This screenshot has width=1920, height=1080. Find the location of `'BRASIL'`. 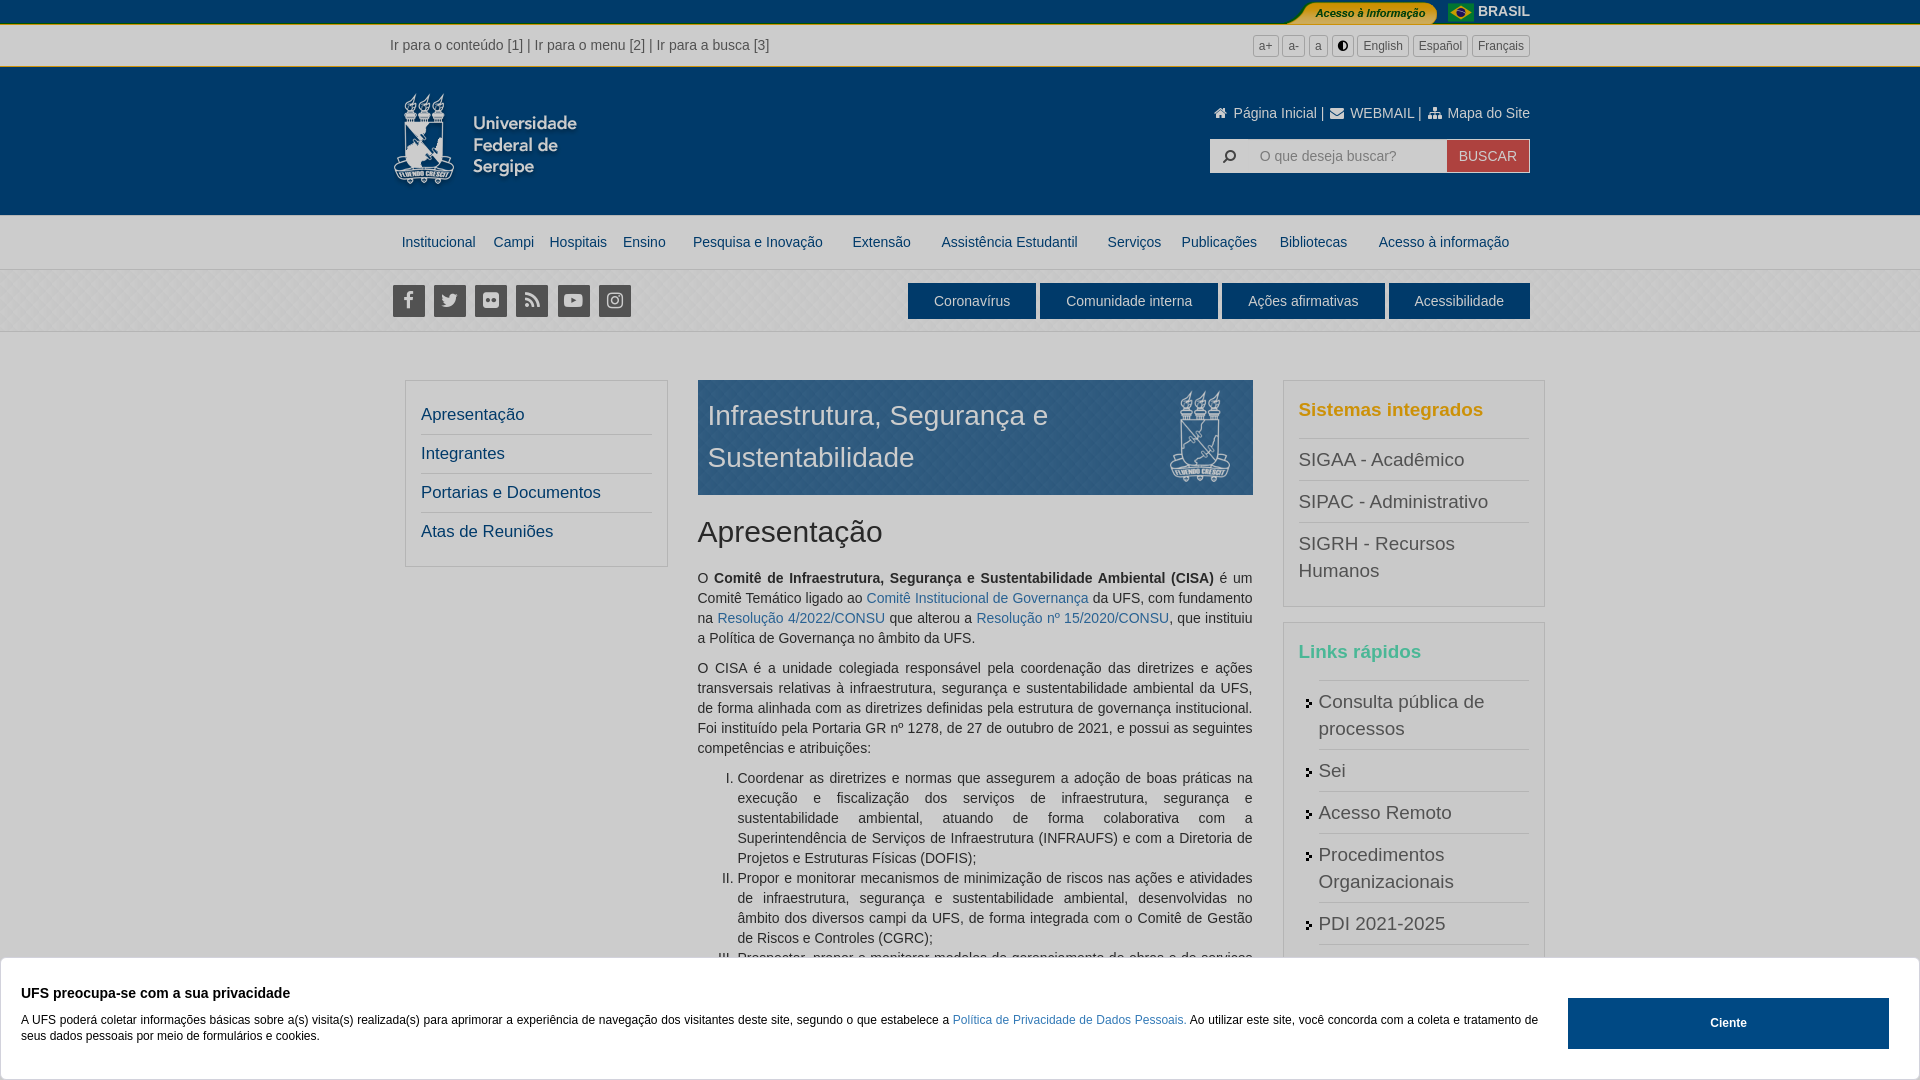

'BRASIL' is located at coordinates (1503, 11).